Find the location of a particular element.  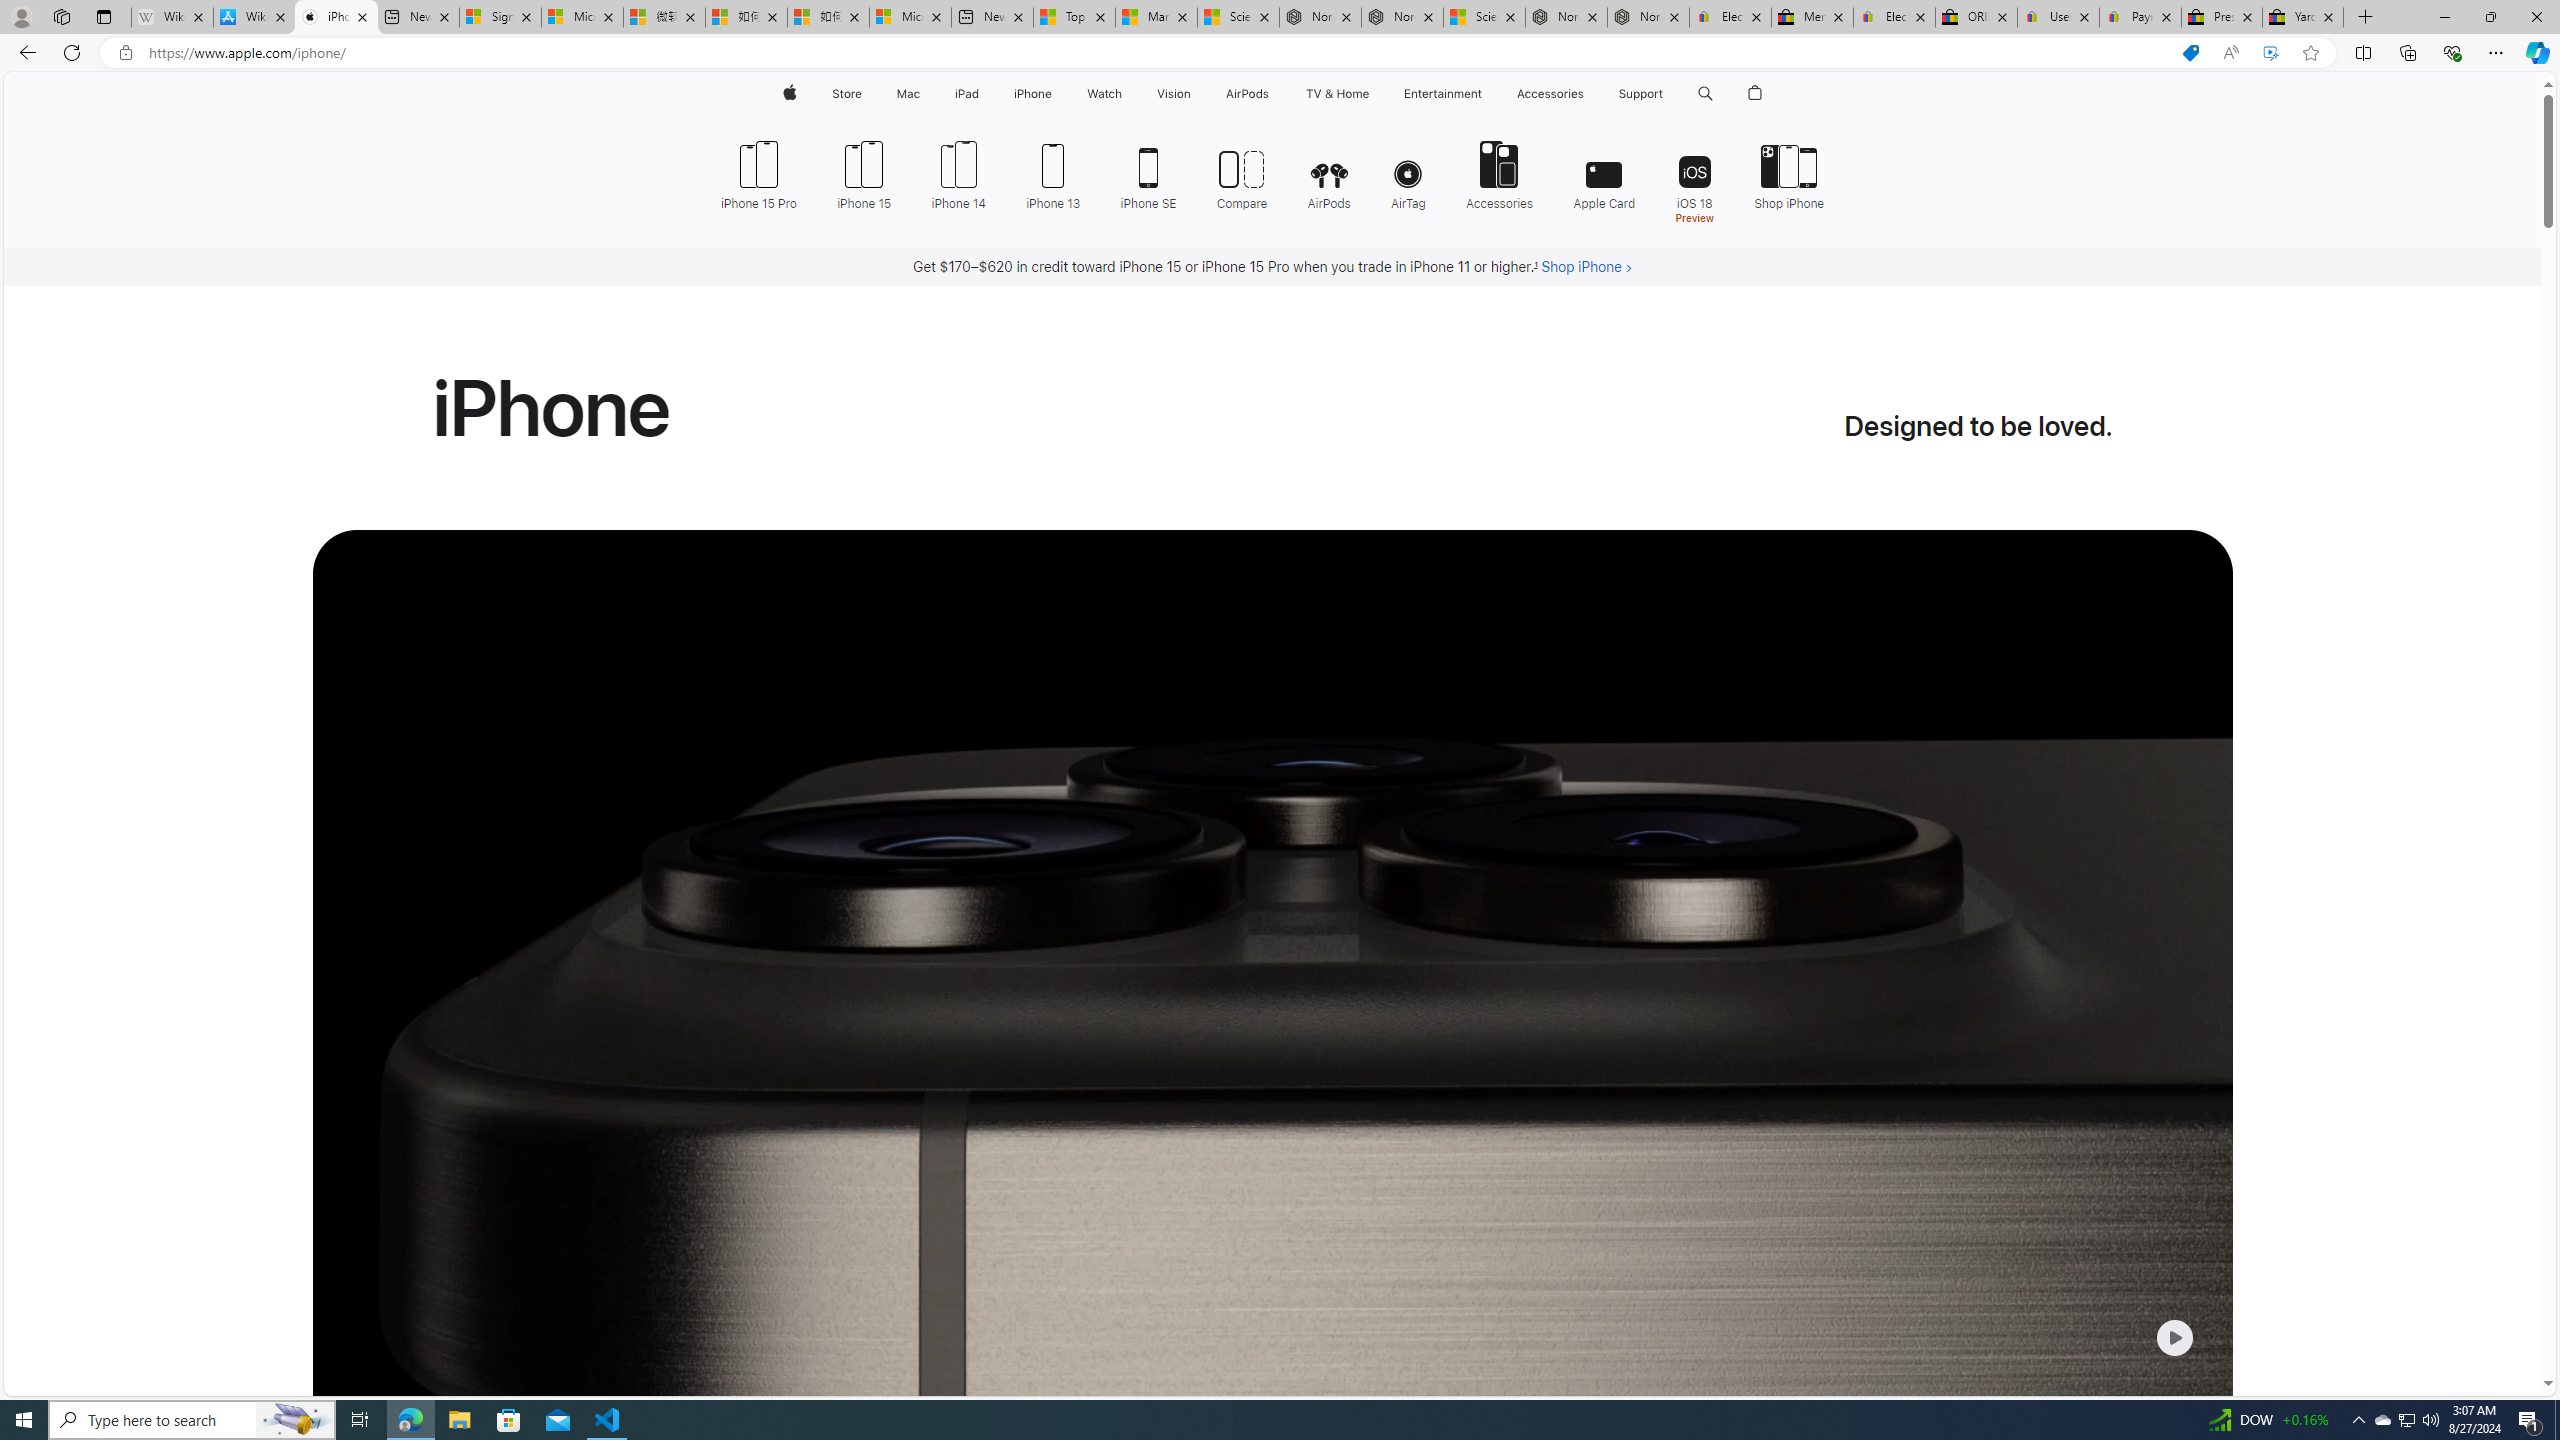

'Apple Card' is located at coordinates (1605, 172).